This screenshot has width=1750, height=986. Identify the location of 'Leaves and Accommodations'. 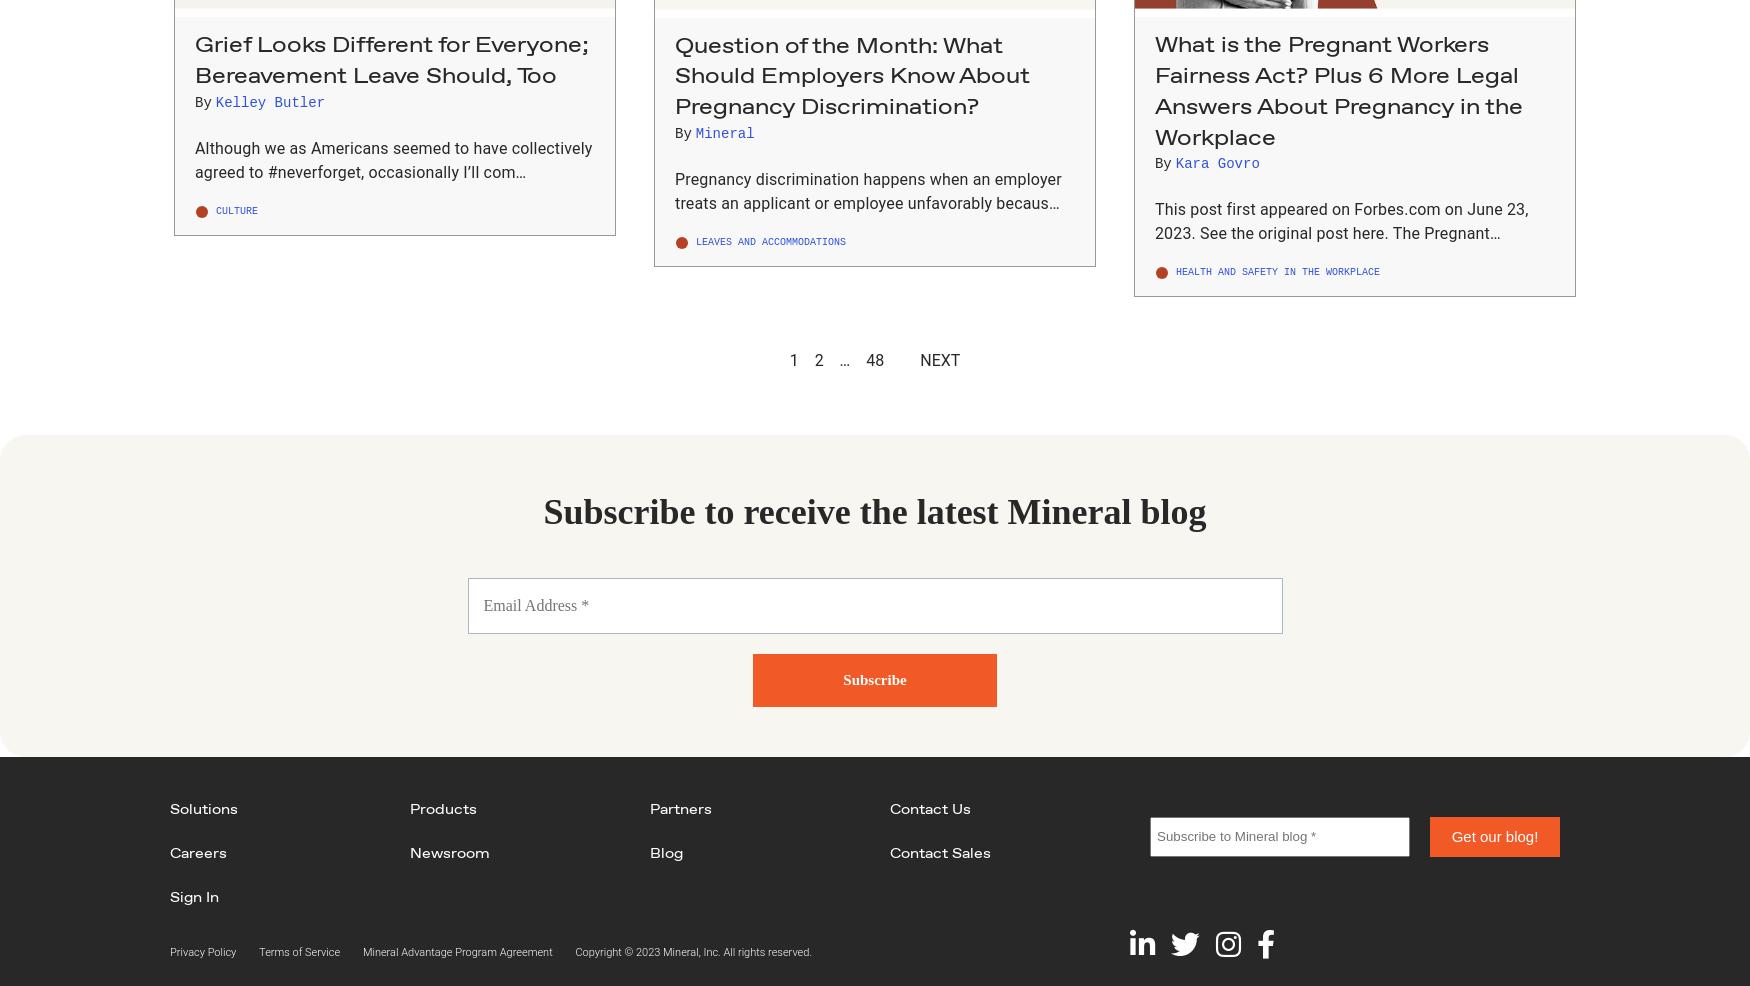
(694, 240).